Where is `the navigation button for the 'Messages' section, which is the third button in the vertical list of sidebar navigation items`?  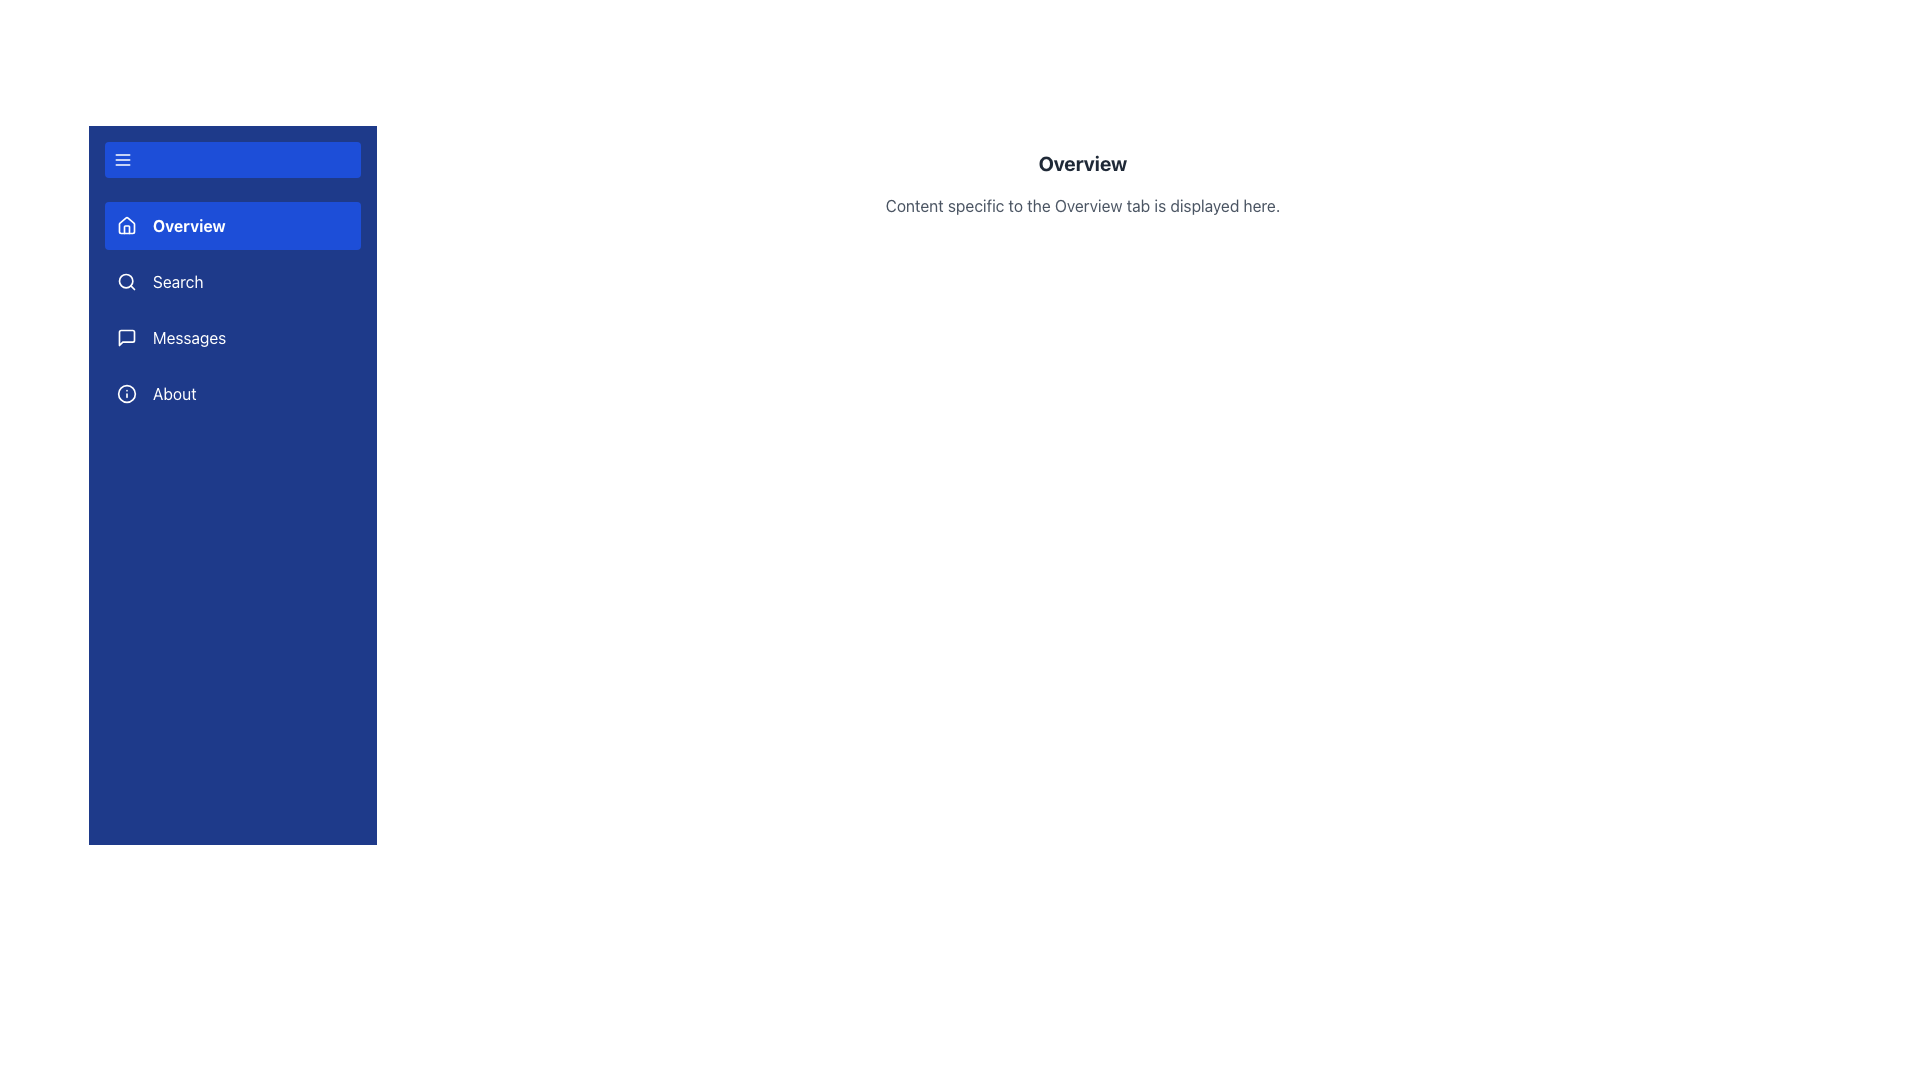
the navigation button for the 'Messages' section, which is the third button in the vertical list of sidebar navigation items is located at coordinates (233, 337).